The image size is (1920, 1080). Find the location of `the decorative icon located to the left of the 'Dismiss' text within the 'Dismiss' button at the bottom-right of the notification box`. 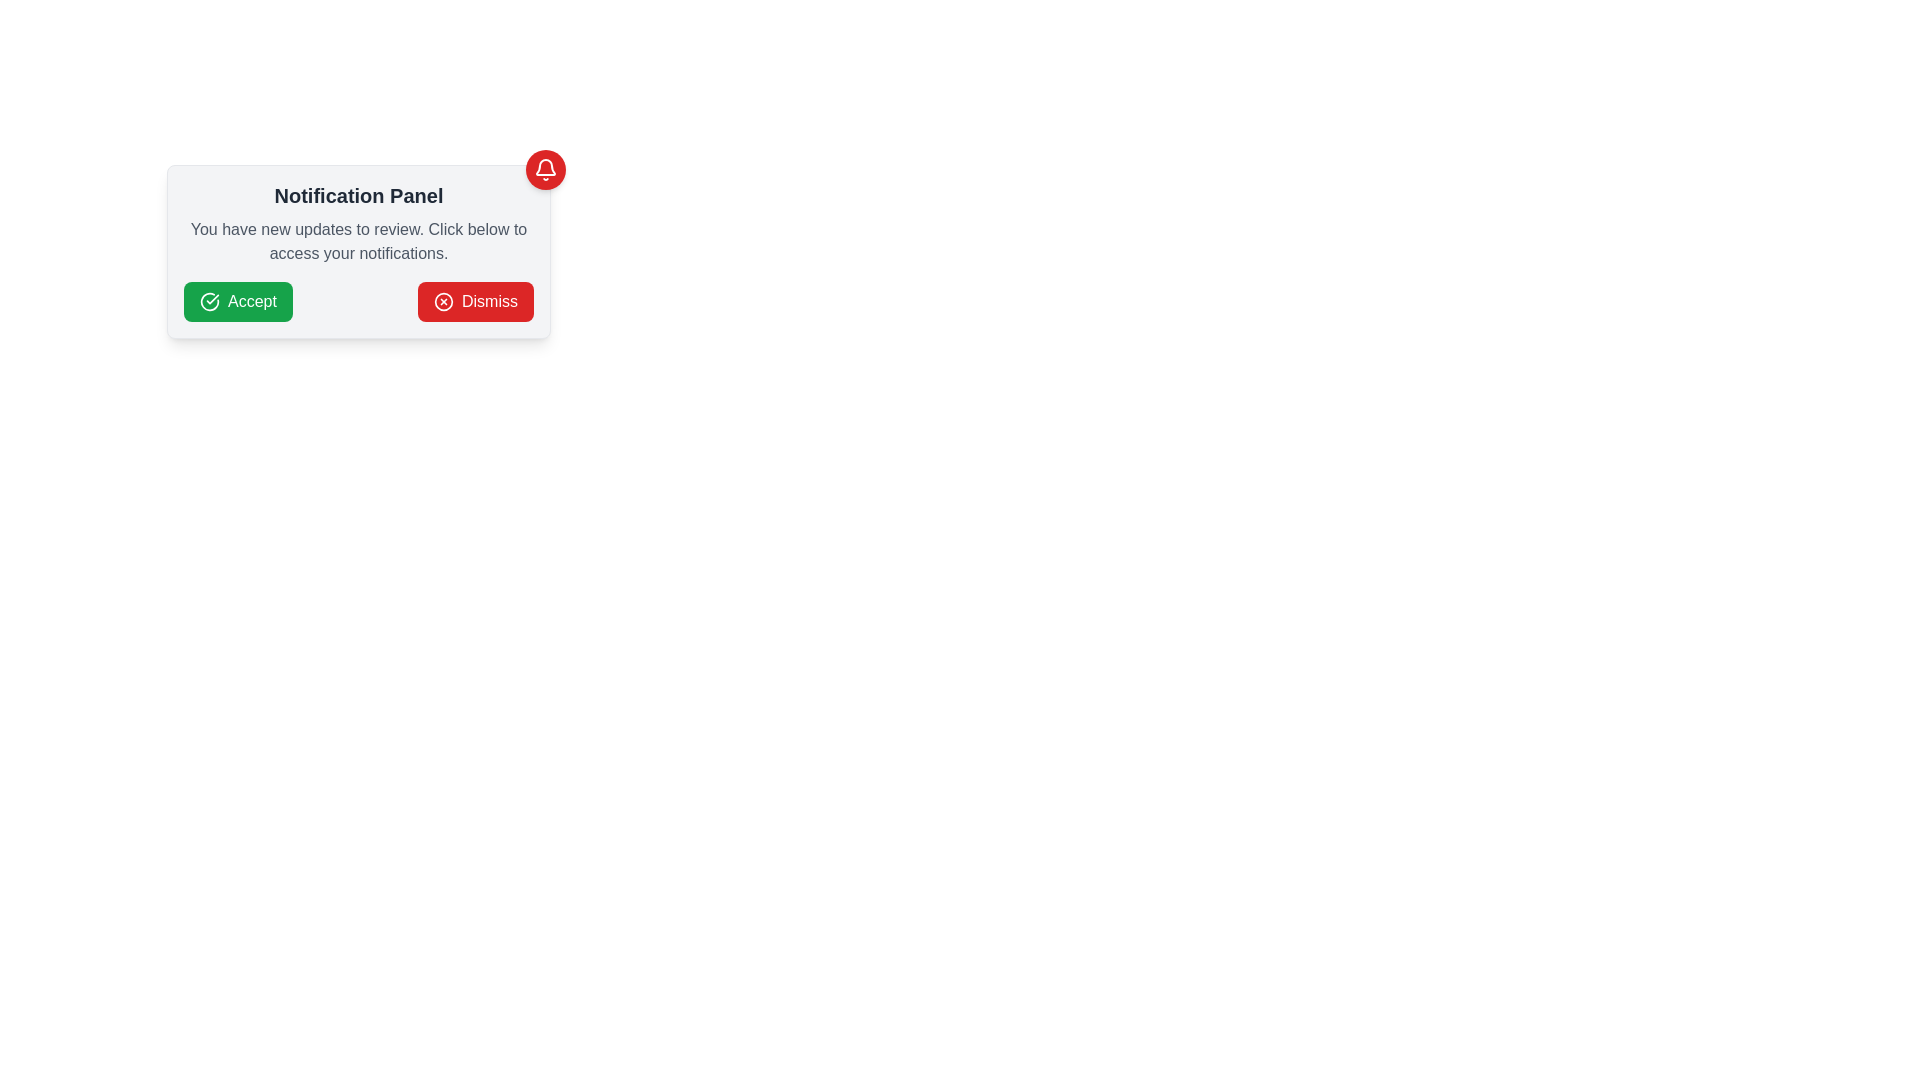

the decorative icon located to the left of the 'Dismiss' text within the 'Dismiss' button at the bottom-right of the notification box is located at coordinates (443, 301).